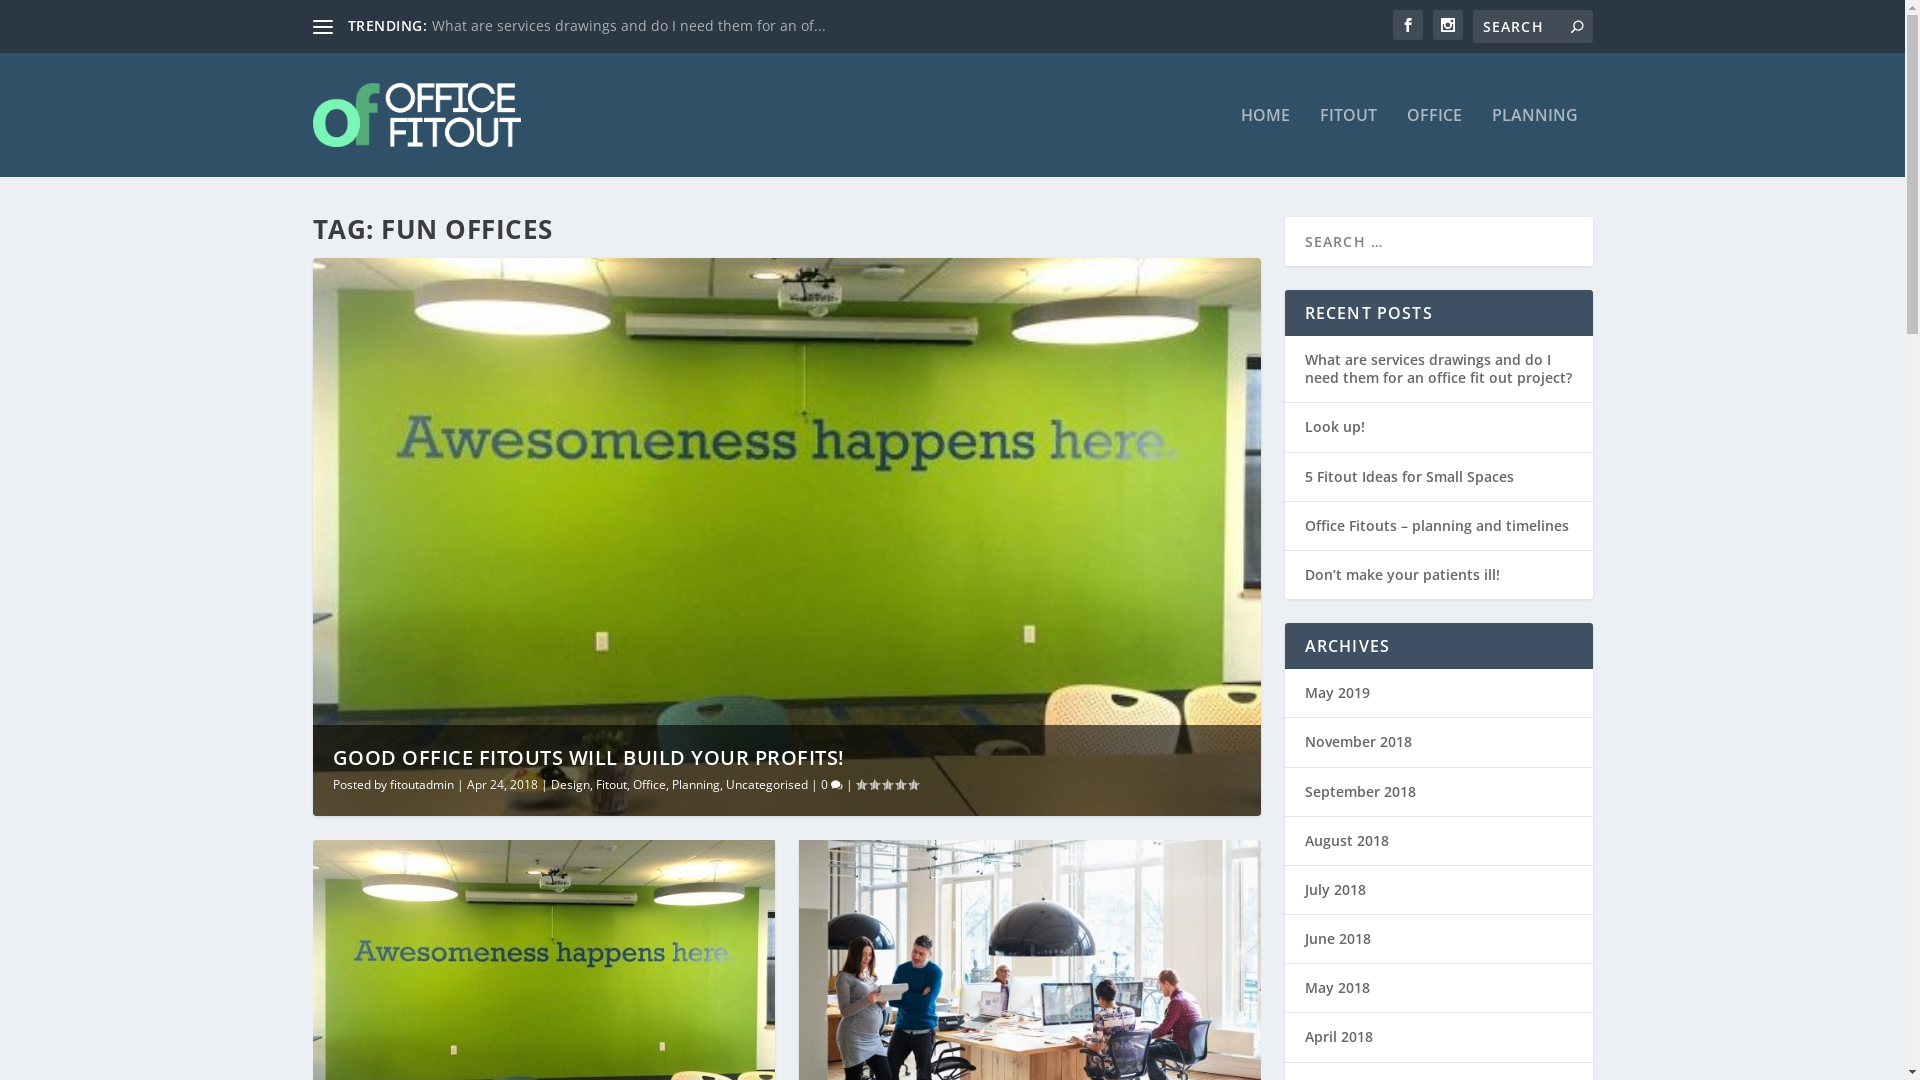 The image size is (1920, 1080). I want to click on '5 Fitout Ideas for Small Spaces', so click(1304, 476).